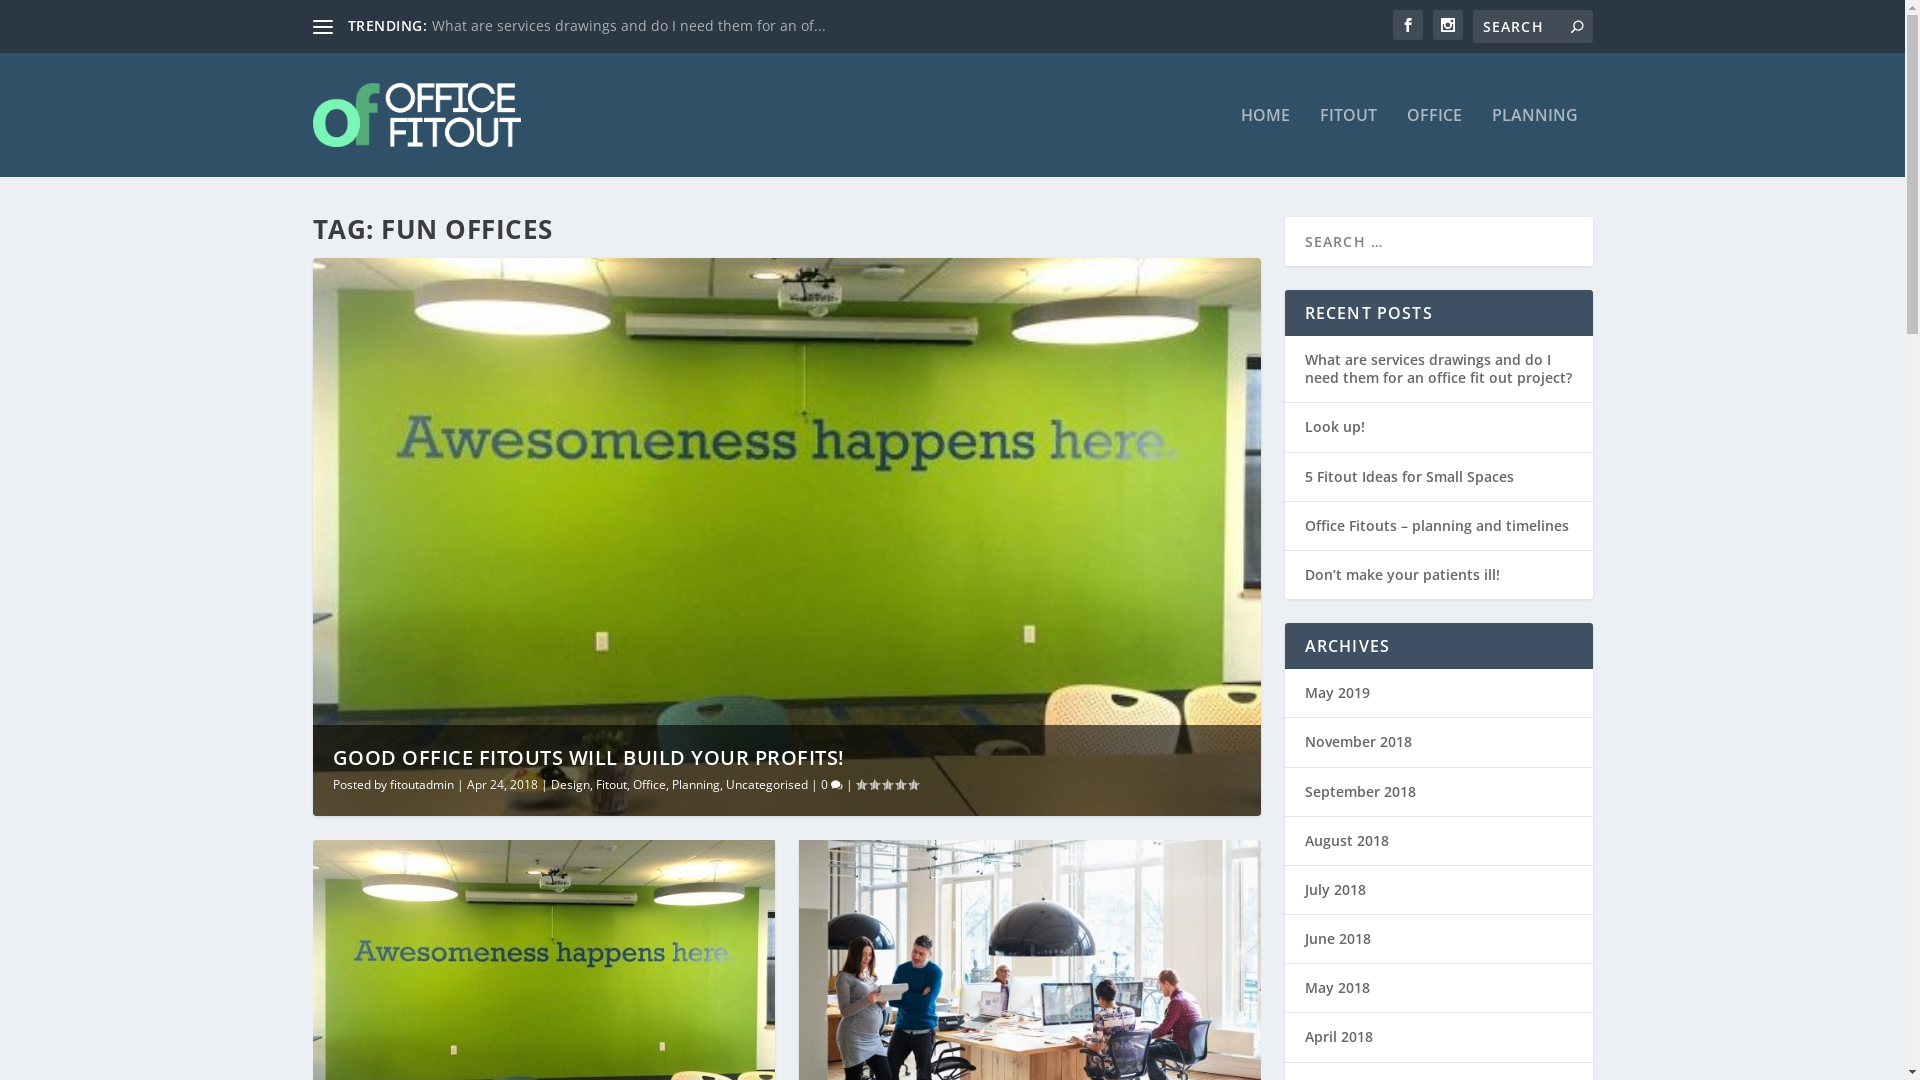 The image size is (1920, 1080). I want to click on '5 Fitout Ideas for Small Spaces', so click(1304, 476).